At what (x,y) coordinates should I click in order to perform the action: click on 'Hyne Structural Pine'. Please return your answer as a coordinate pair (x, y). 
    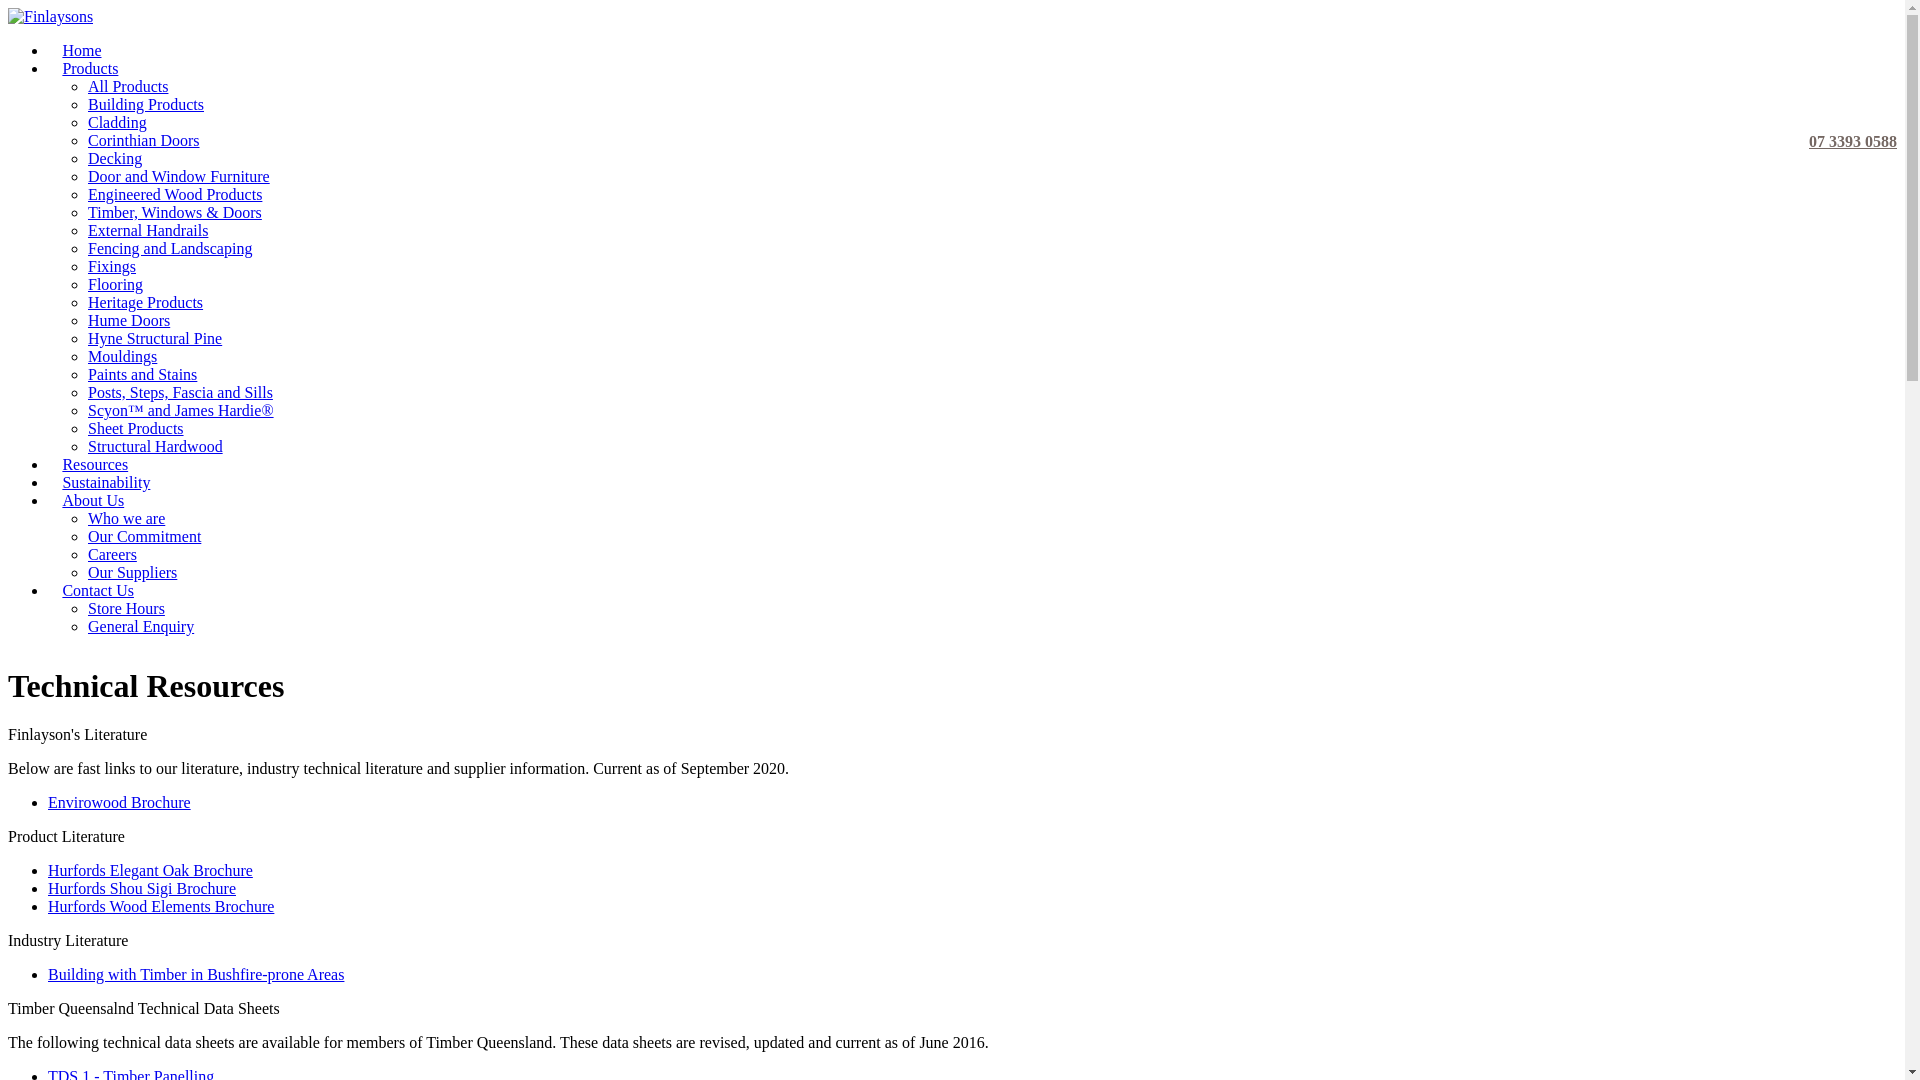
    Looking at the image, I should click on (153, 337).